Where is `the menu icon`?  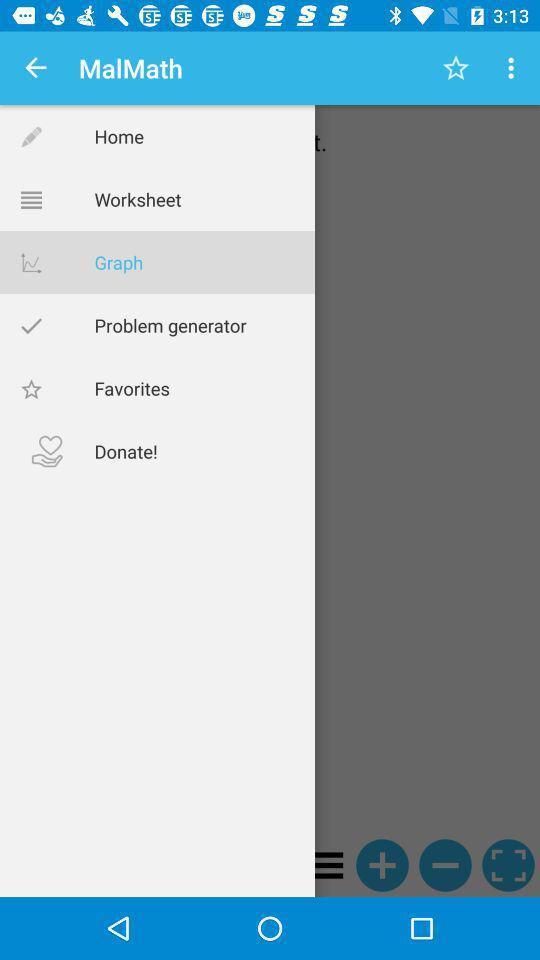 the menu icon is located at coordinates (319, 864).